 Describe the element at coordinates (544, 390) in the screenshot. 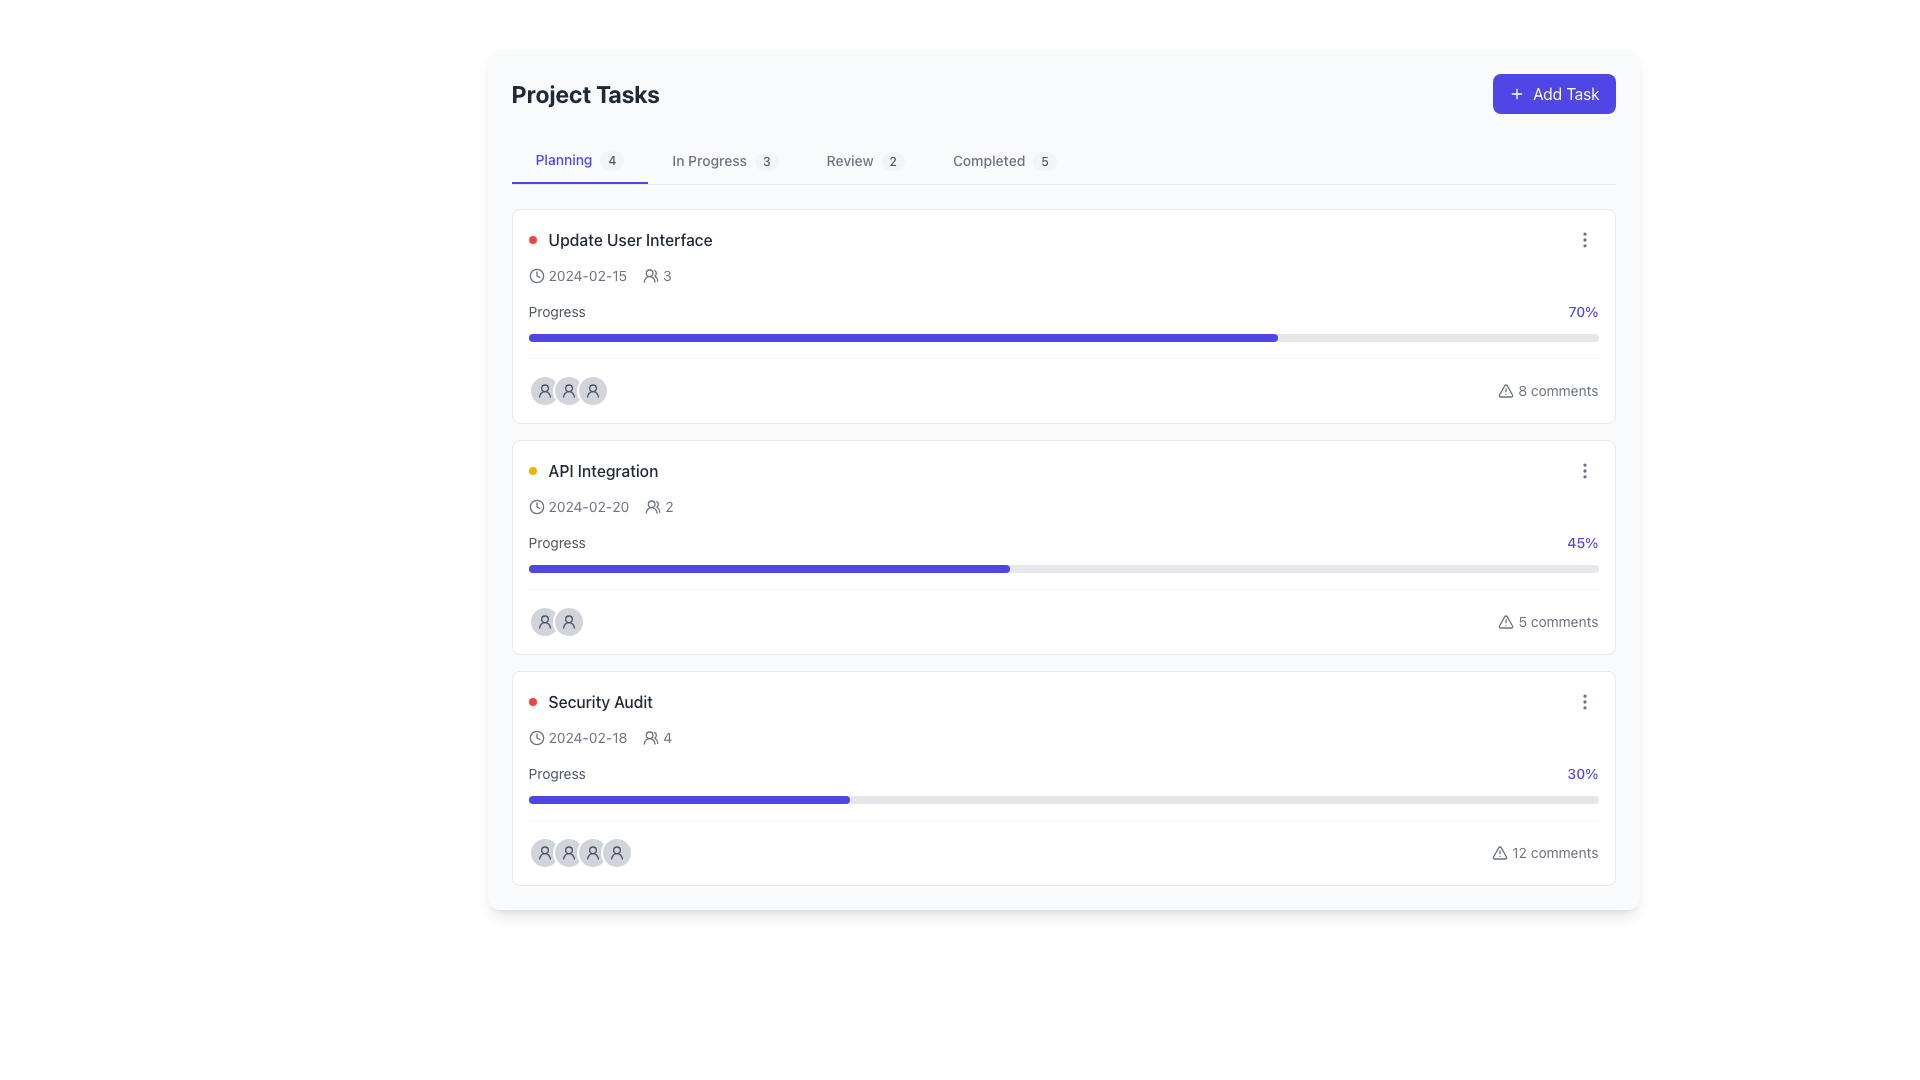

I see `the user avatar icon, which is the third icon in the row of user icons at the bottom of the 'Update User Interface' task section in the 'Planning' tab of the 'Project Tasks' interface` at that location.